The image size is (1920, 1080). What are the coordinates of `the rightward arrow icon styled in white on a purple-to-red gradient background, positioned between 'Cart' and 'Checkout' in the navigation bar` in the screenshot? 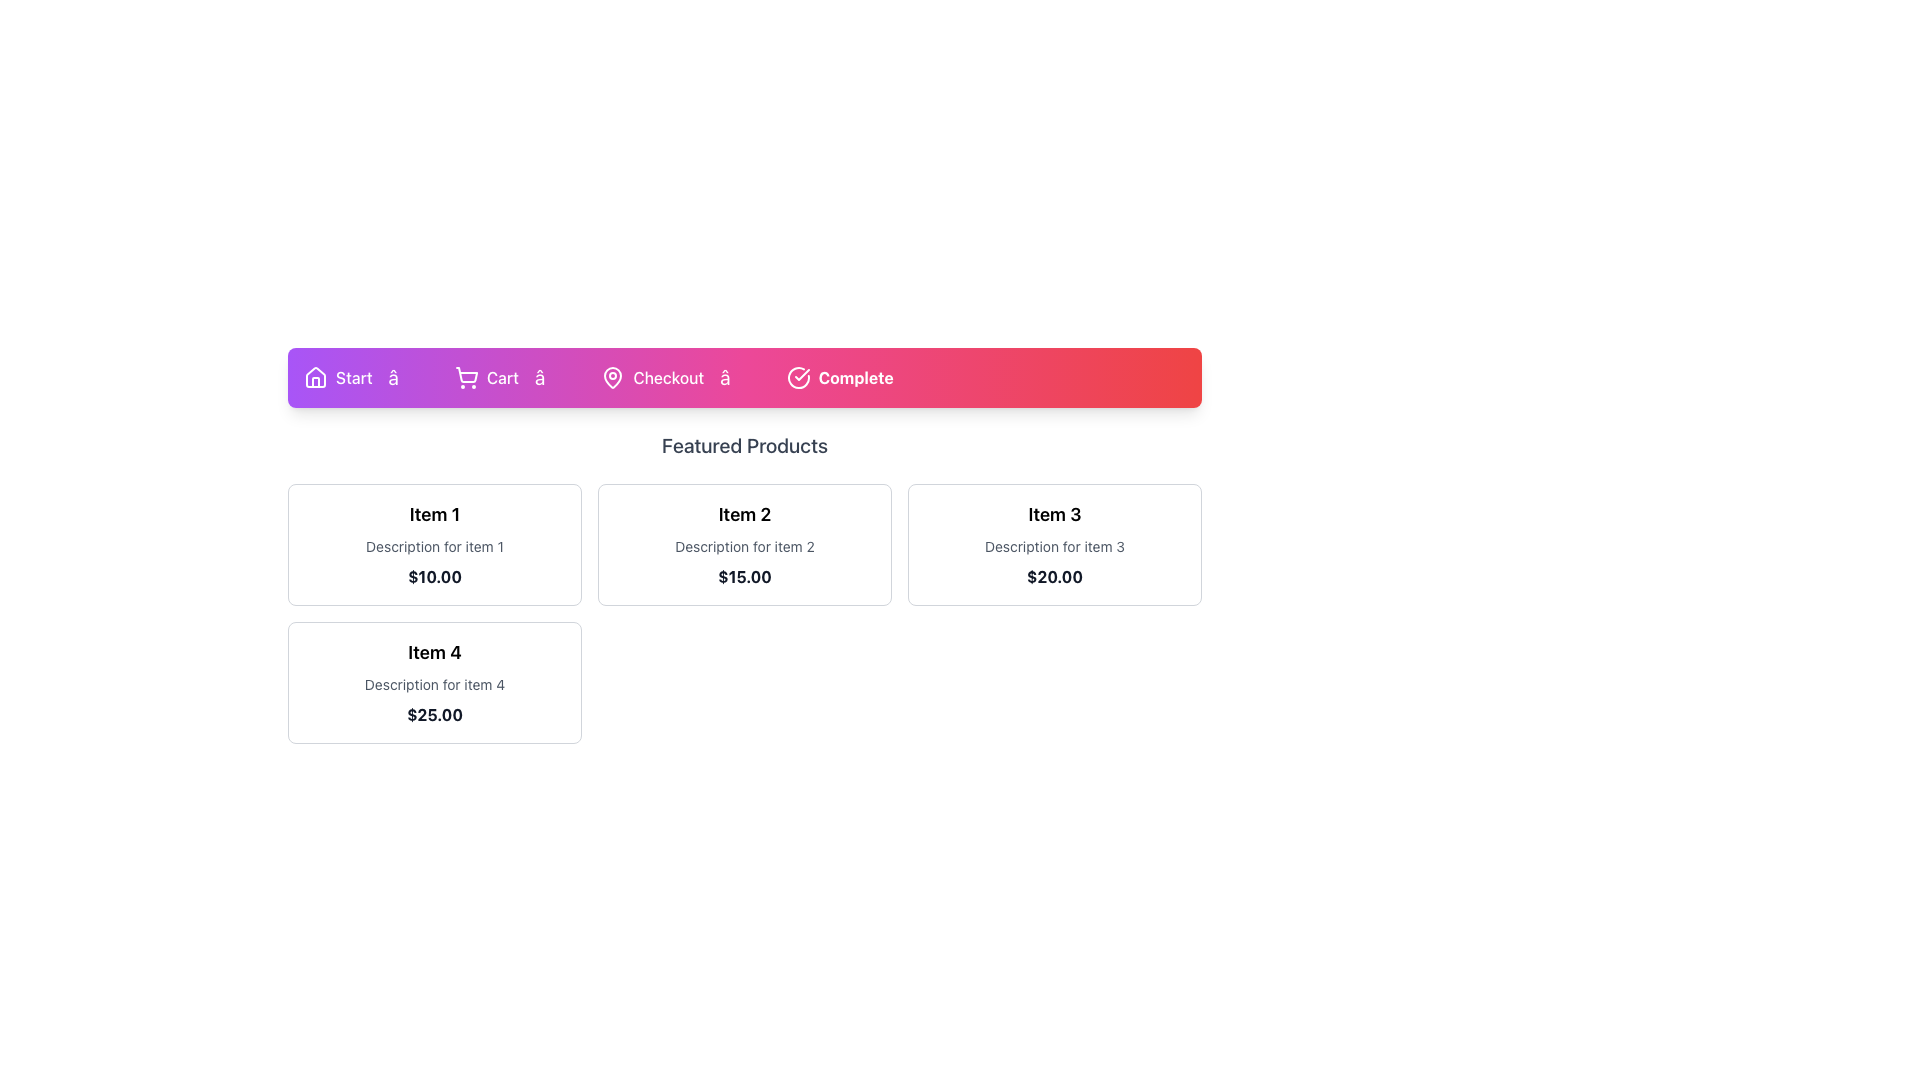 It's located at (560, 378).